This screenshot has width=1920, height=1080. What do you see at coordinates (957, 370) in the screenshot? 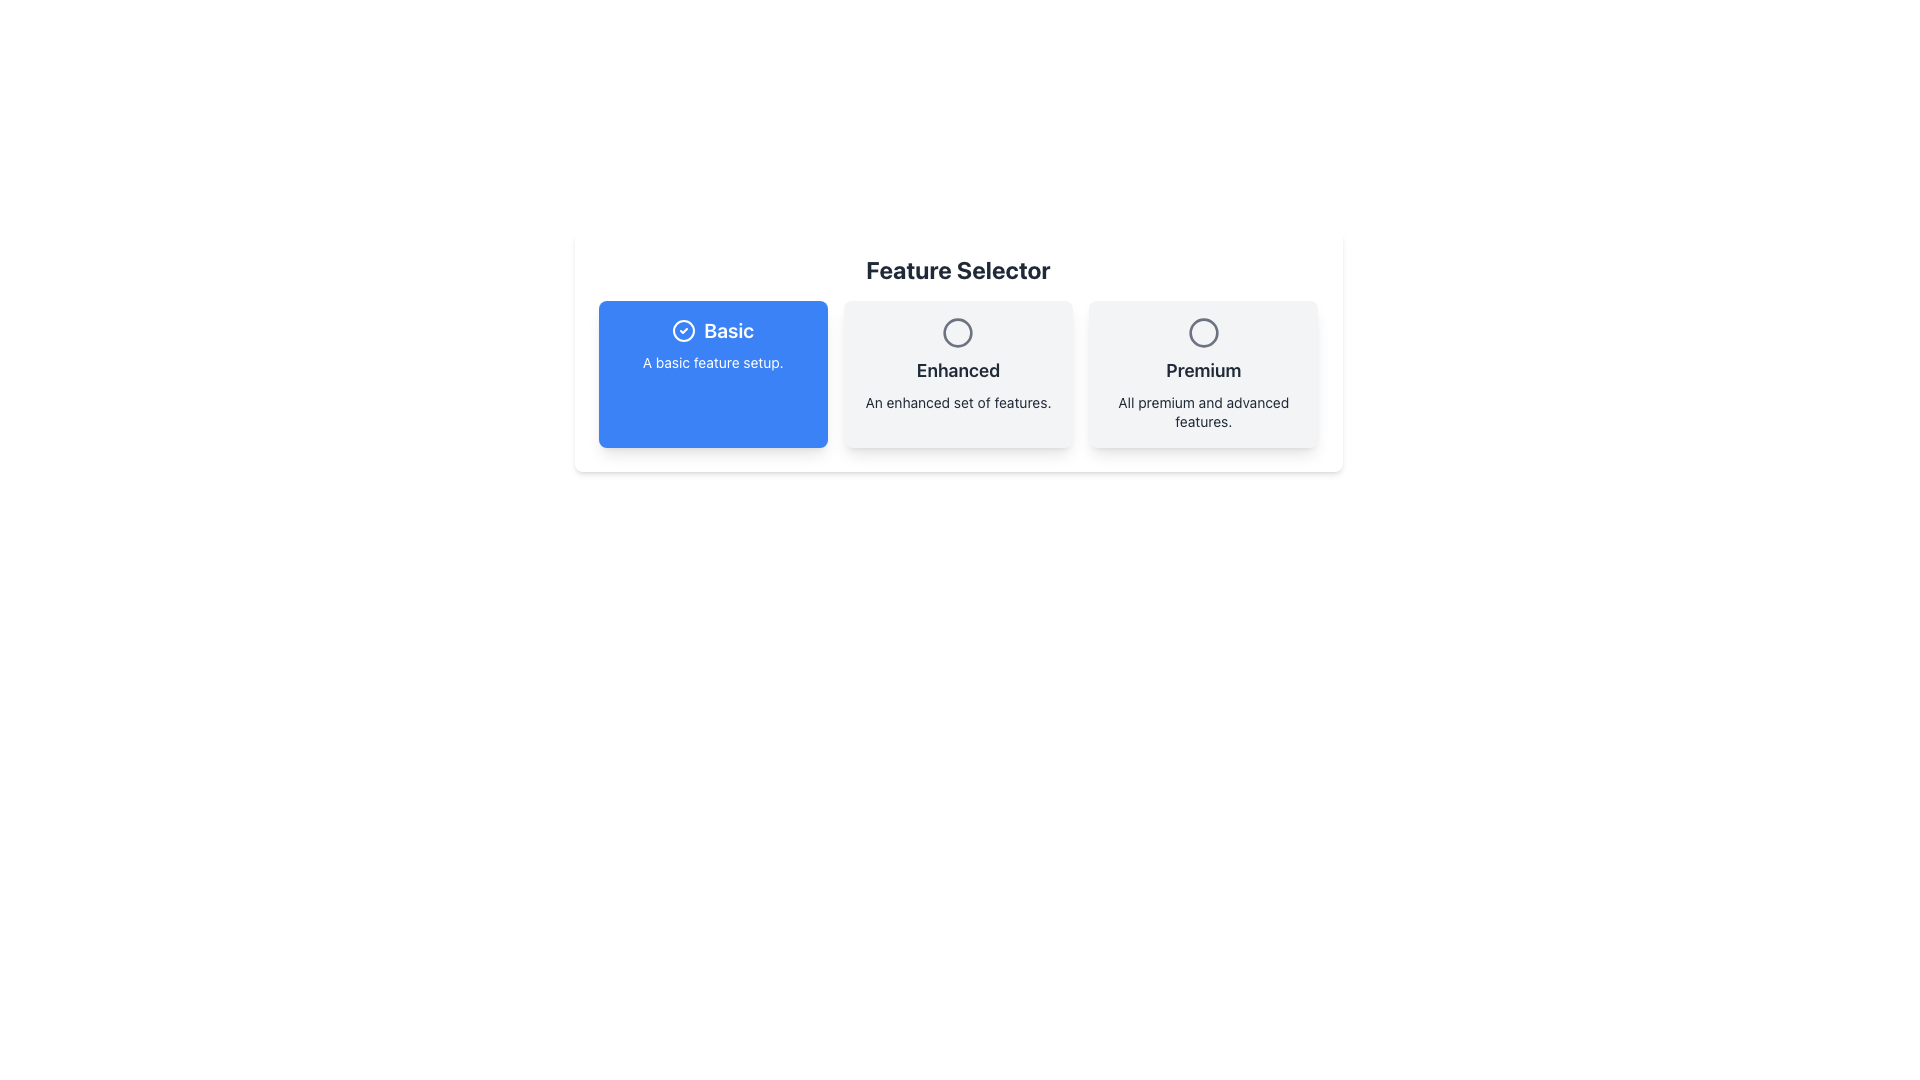
I see `the 'Enhanced' label, which is the second element in a horizontal list of cards, characterized by a bold font style and larger, darker text compared to its surroundings` at bounding box center [957, 370].